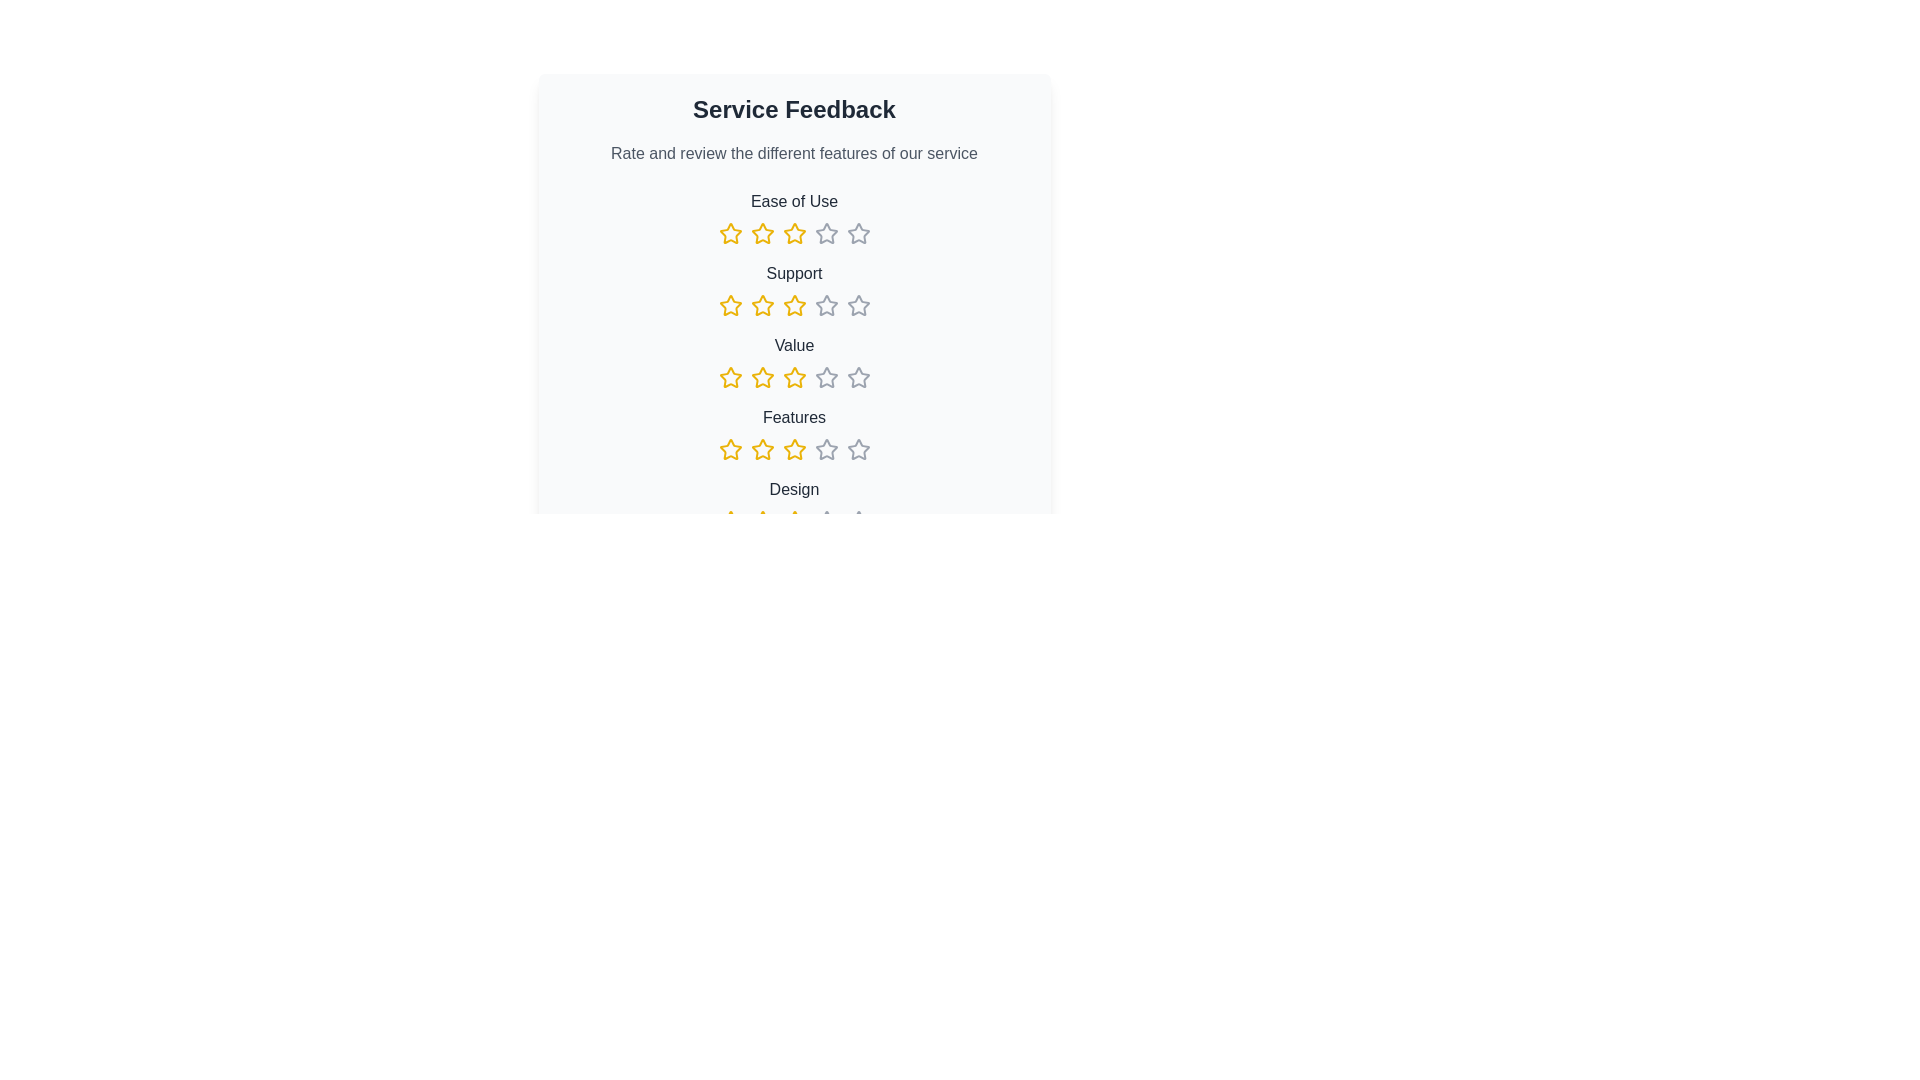  I want to click on the fifth gray star icon in the fourth row of the rating section labeled 'Value', so click(858, 378).